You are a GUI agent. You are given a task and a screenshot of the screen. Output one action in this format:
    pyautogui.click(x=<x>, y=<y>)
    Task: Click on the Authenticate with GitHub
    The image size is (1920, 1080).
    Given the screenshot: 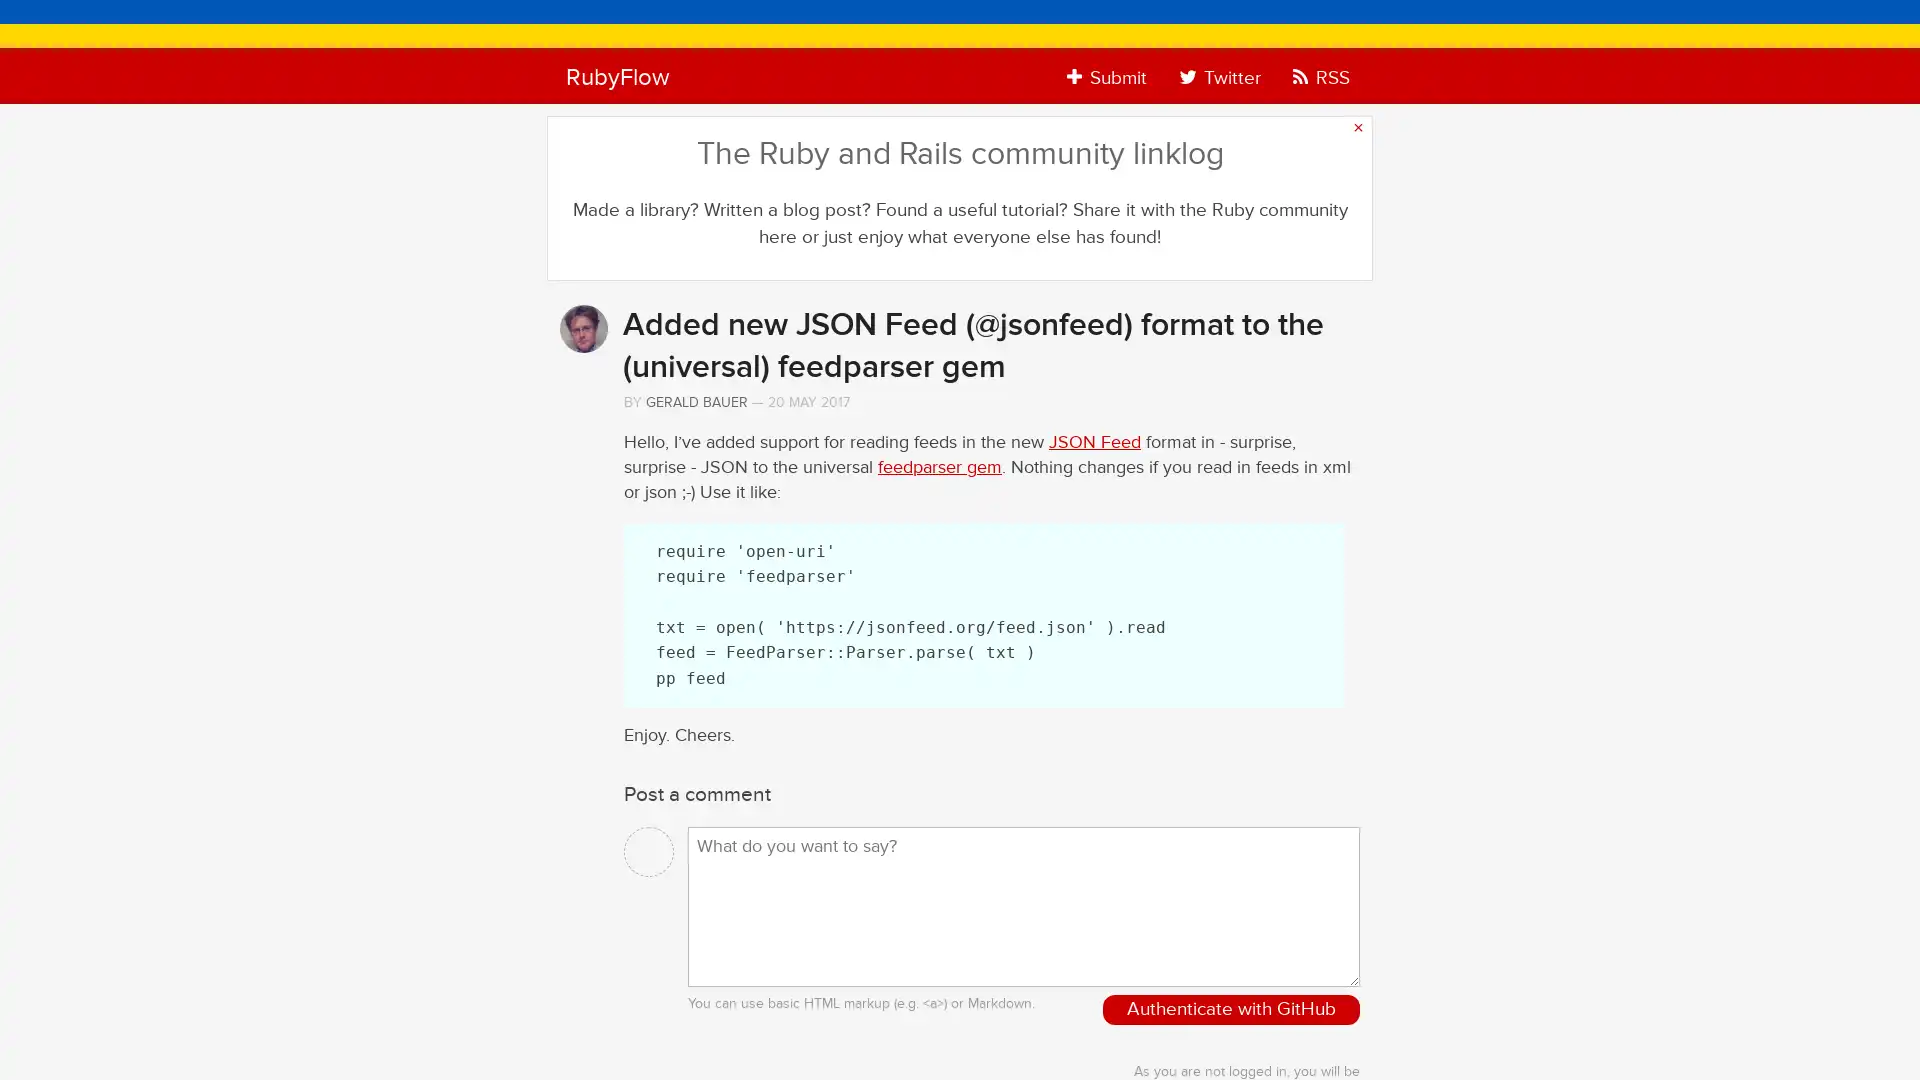 What is the action you would take?
    pyautogui.click(x=1230, y=1010)
    